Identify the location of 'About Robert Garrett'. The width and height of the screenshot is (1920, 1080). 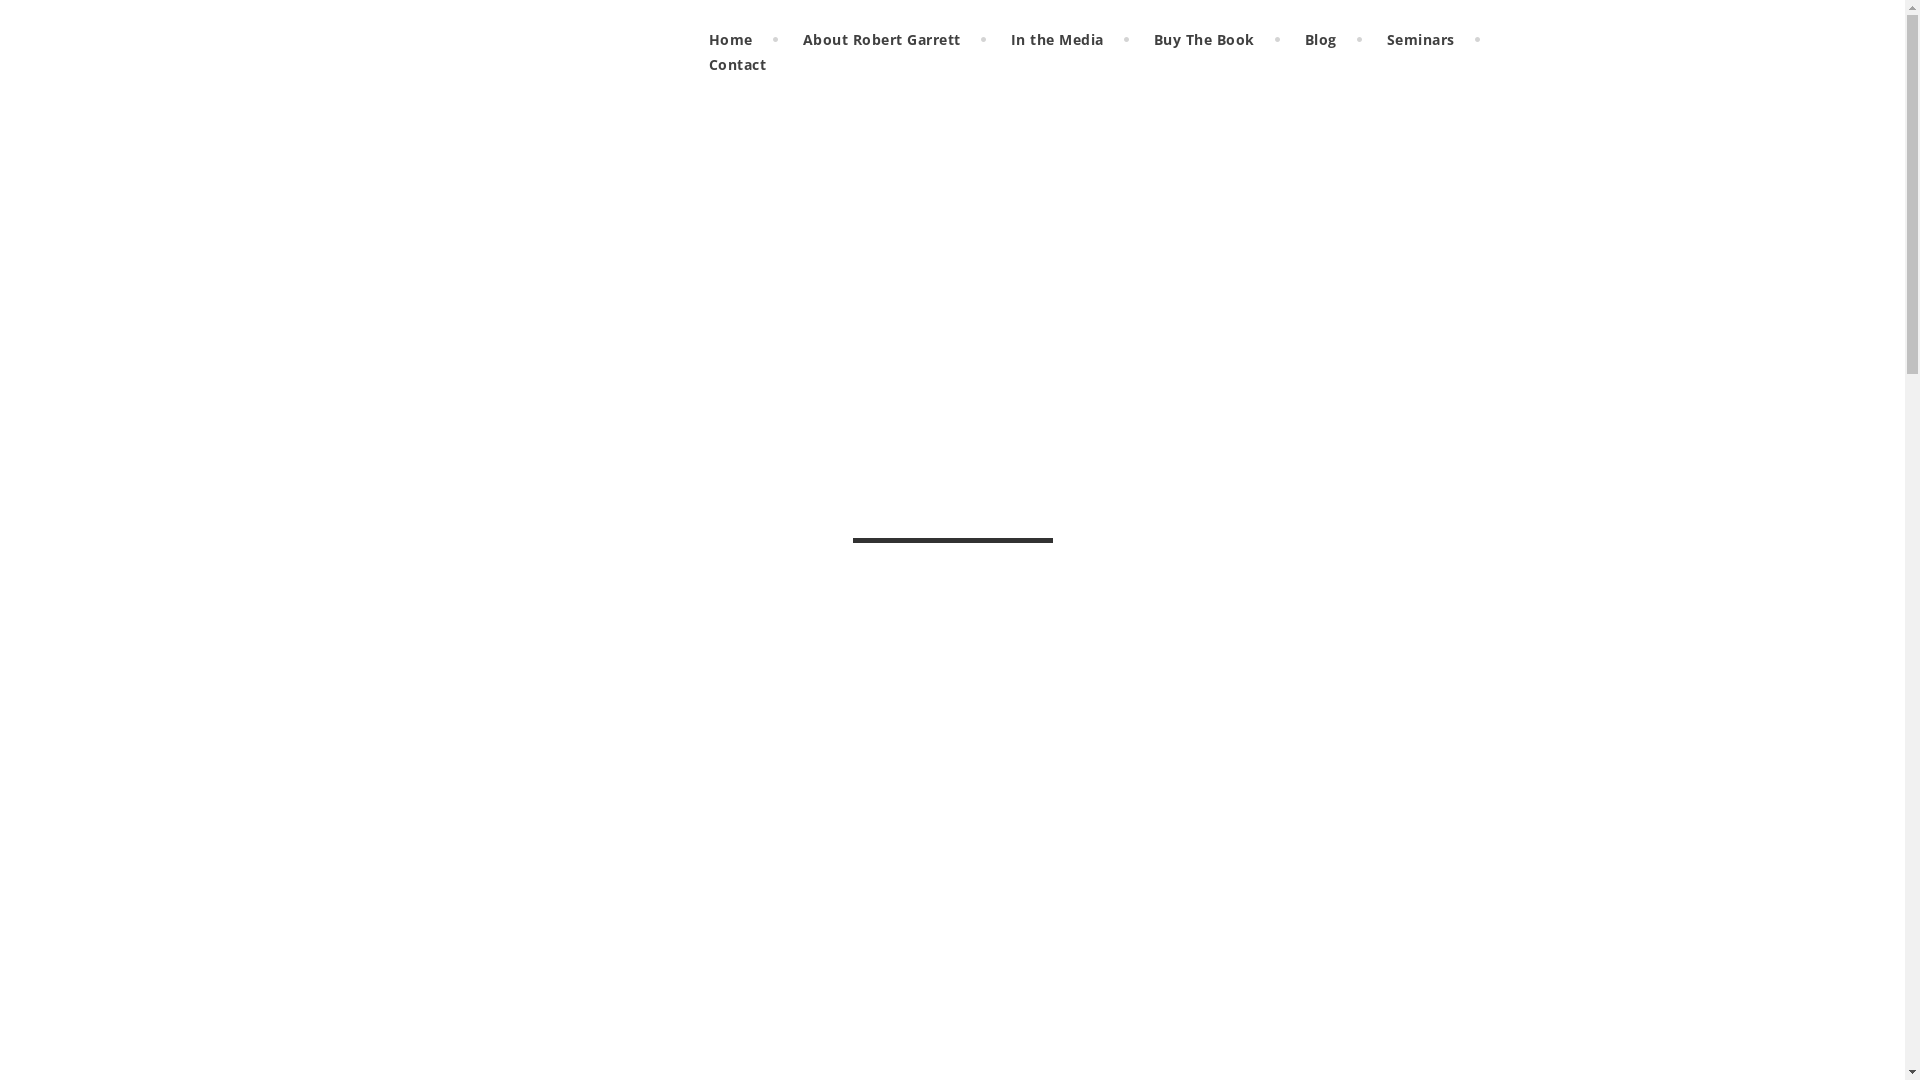
(881, 39).